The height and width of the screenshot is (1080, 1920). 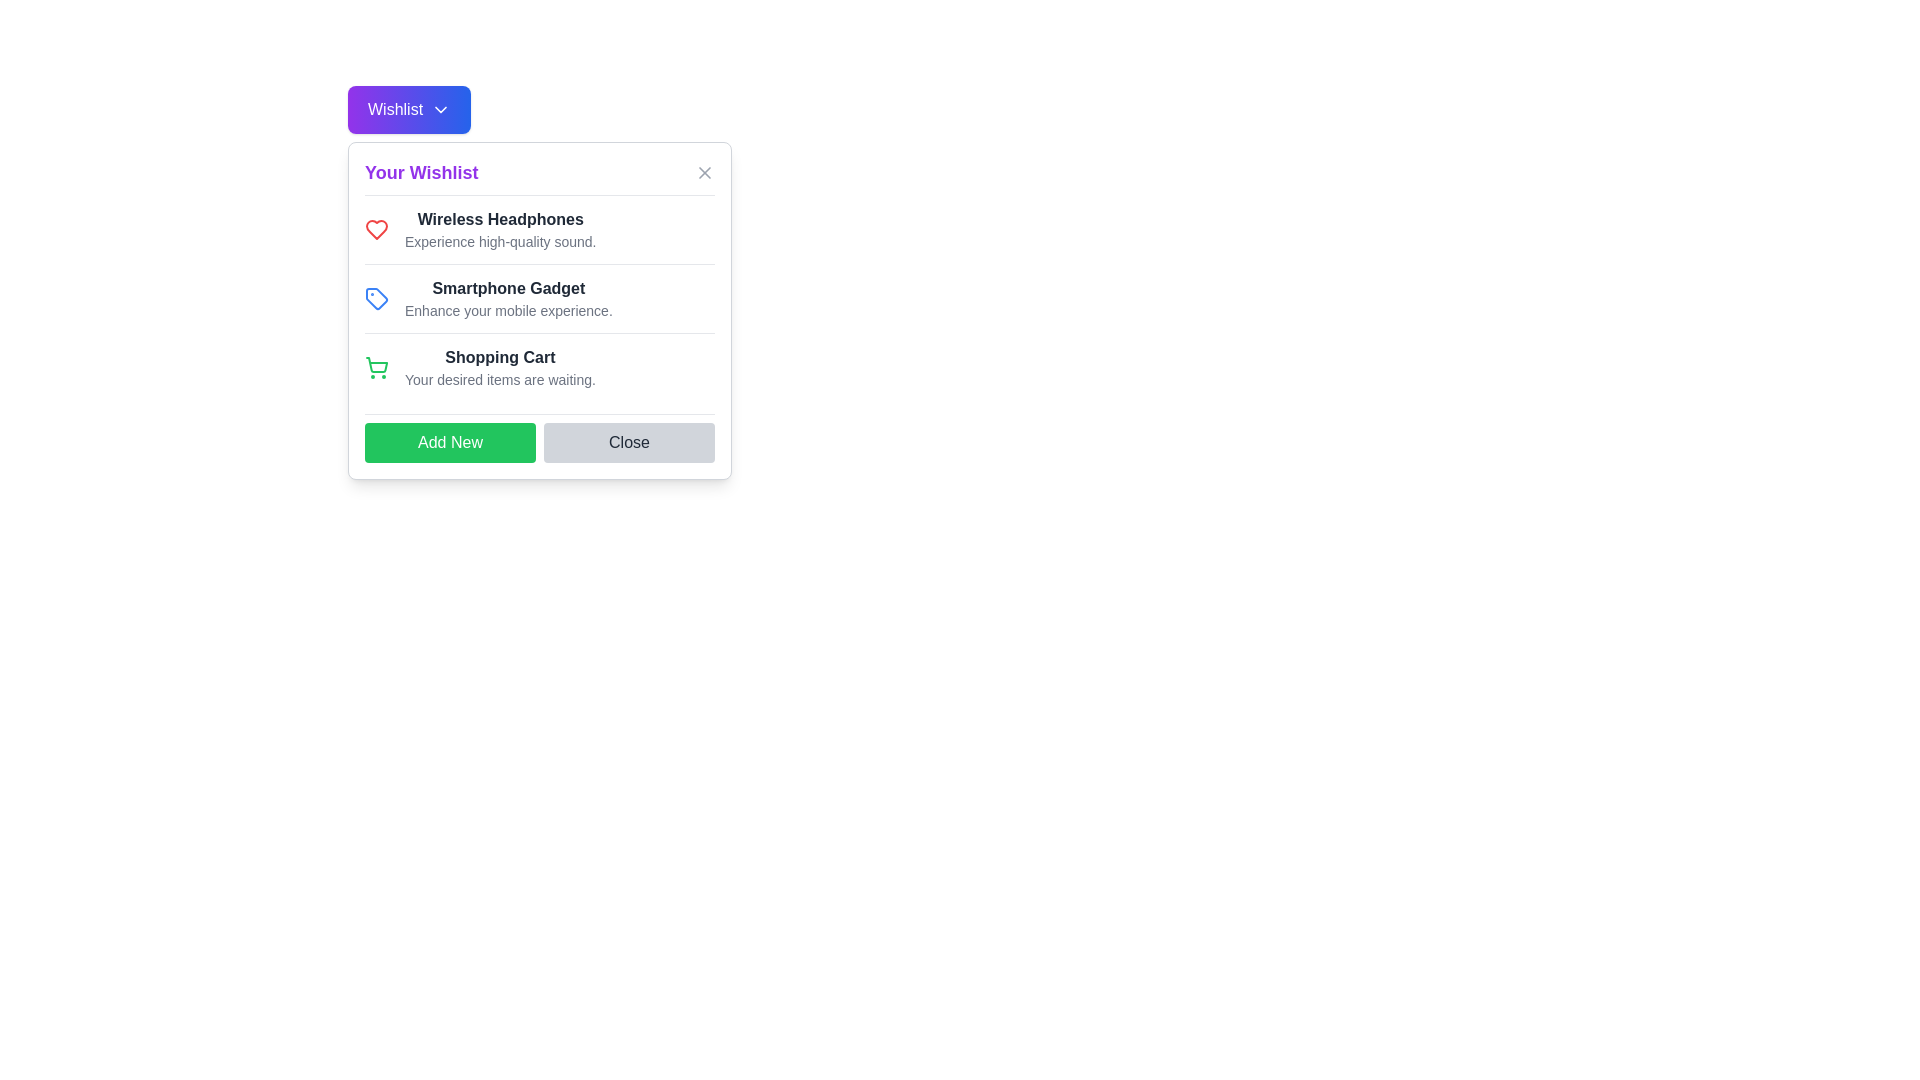 I want to click on the List item element titled 'Smartphone Gadget' with the description 'Enhance your mobile experience.' positioned under 'Your Wishlist', so click(x=508, y=299).